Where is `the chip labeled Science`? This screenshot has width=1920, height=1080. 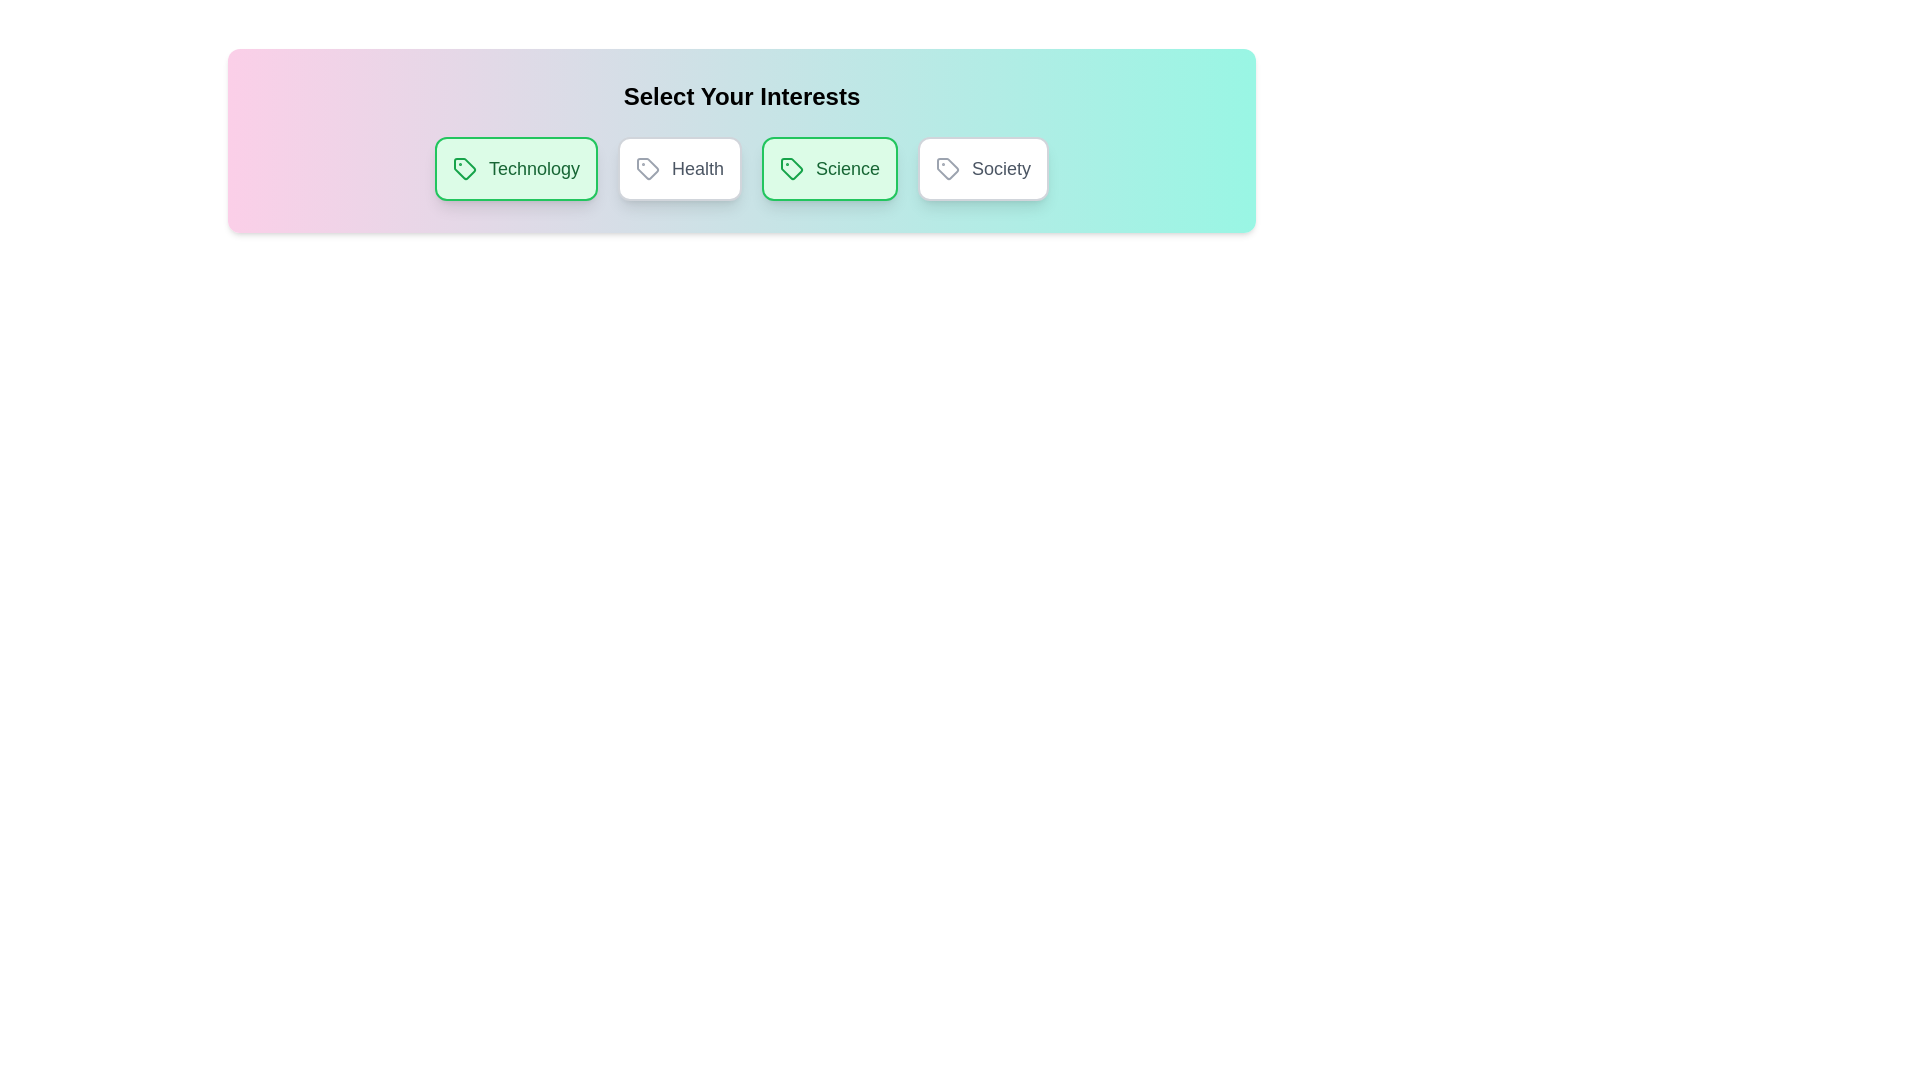 the chip labeled Science is located at coordinates (830, 168).